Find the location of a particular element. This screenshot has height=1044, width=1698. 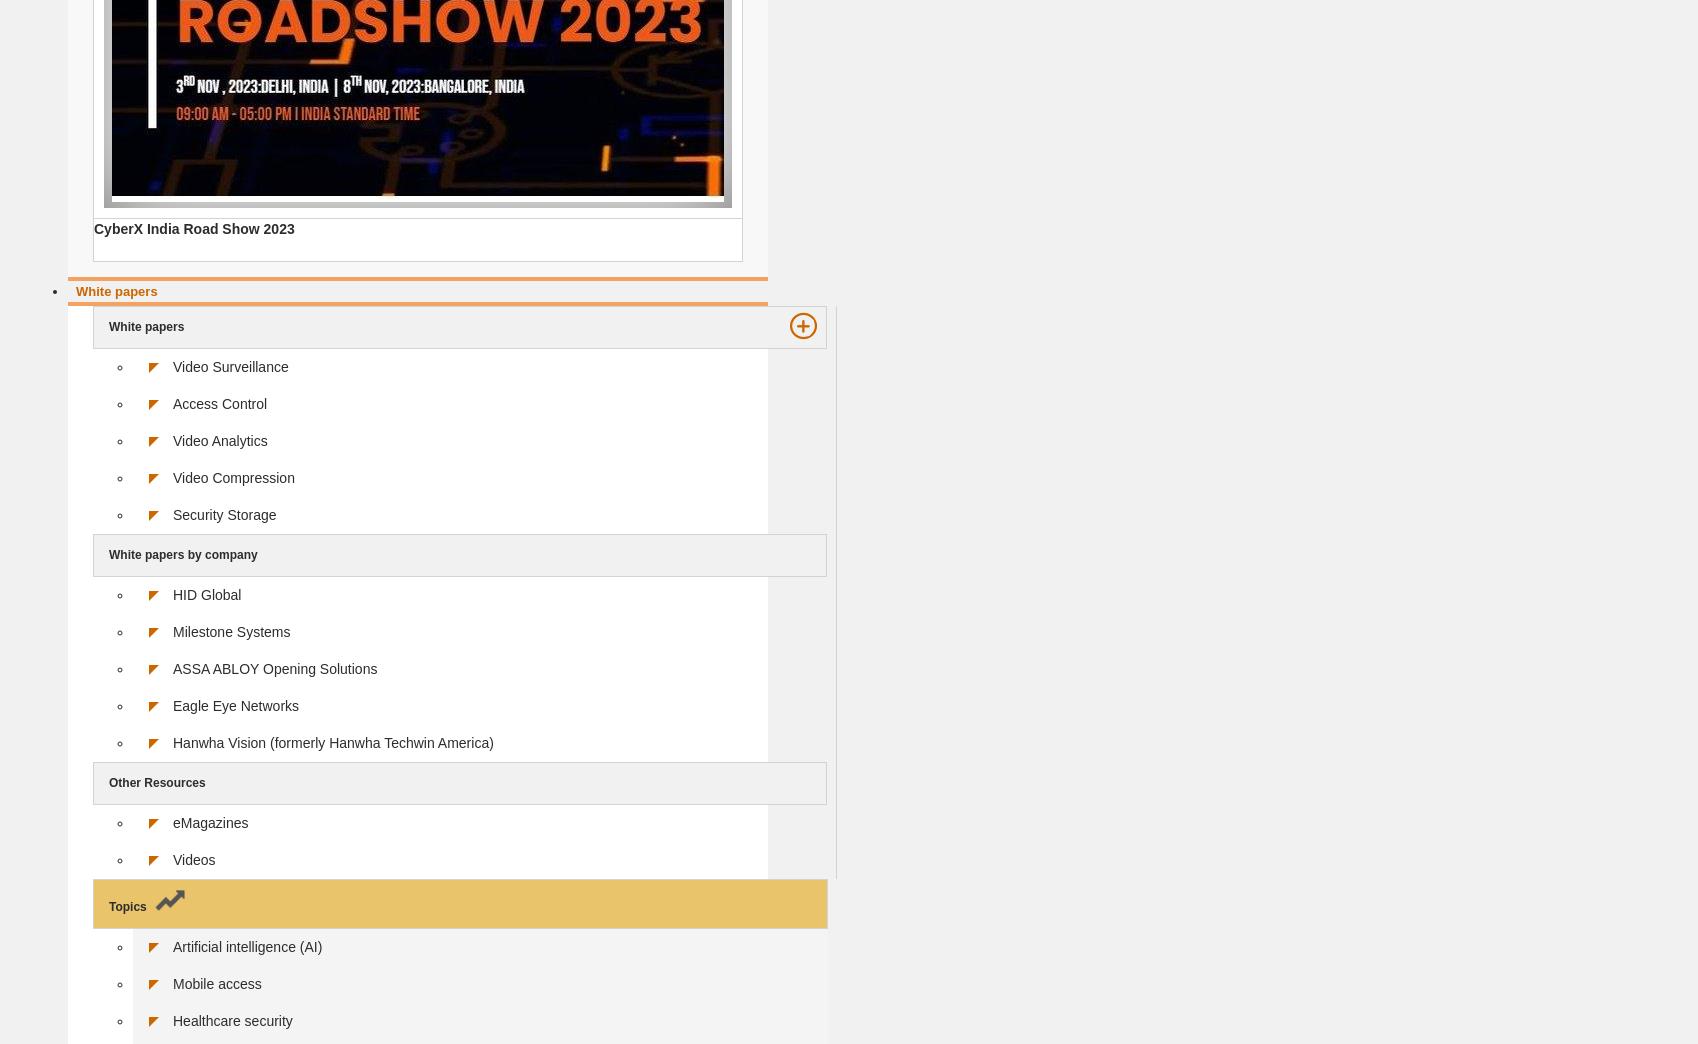

'Milestone Systems' is located at coordinates (231, 632).